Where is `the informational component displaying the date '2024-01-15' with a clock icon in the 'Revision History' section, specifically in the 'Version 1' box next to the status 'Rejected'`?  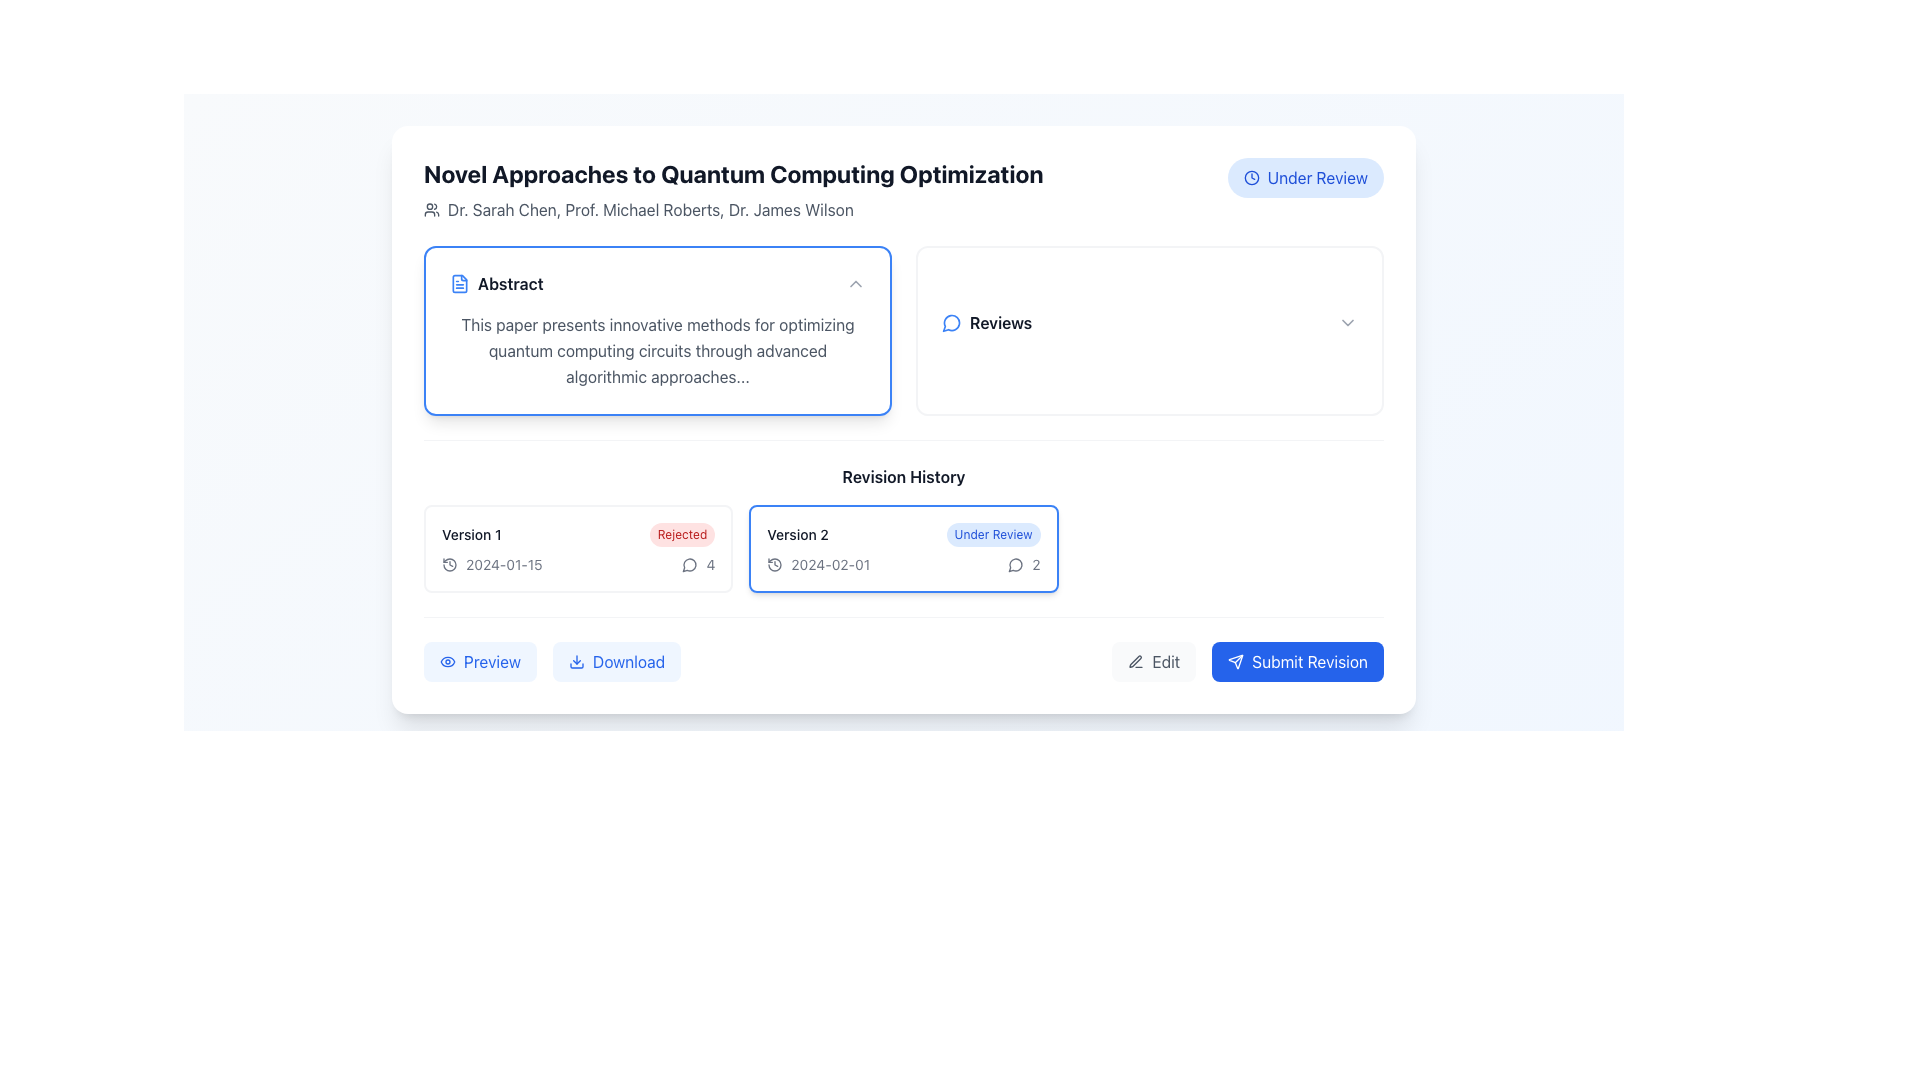
the informational component displaying the date '2024-01-15' with a clock icon in the 'Revision History' section, specifically in the 'Version 1' box next to the status 'Rejected' is located at coordinates (492, 564).